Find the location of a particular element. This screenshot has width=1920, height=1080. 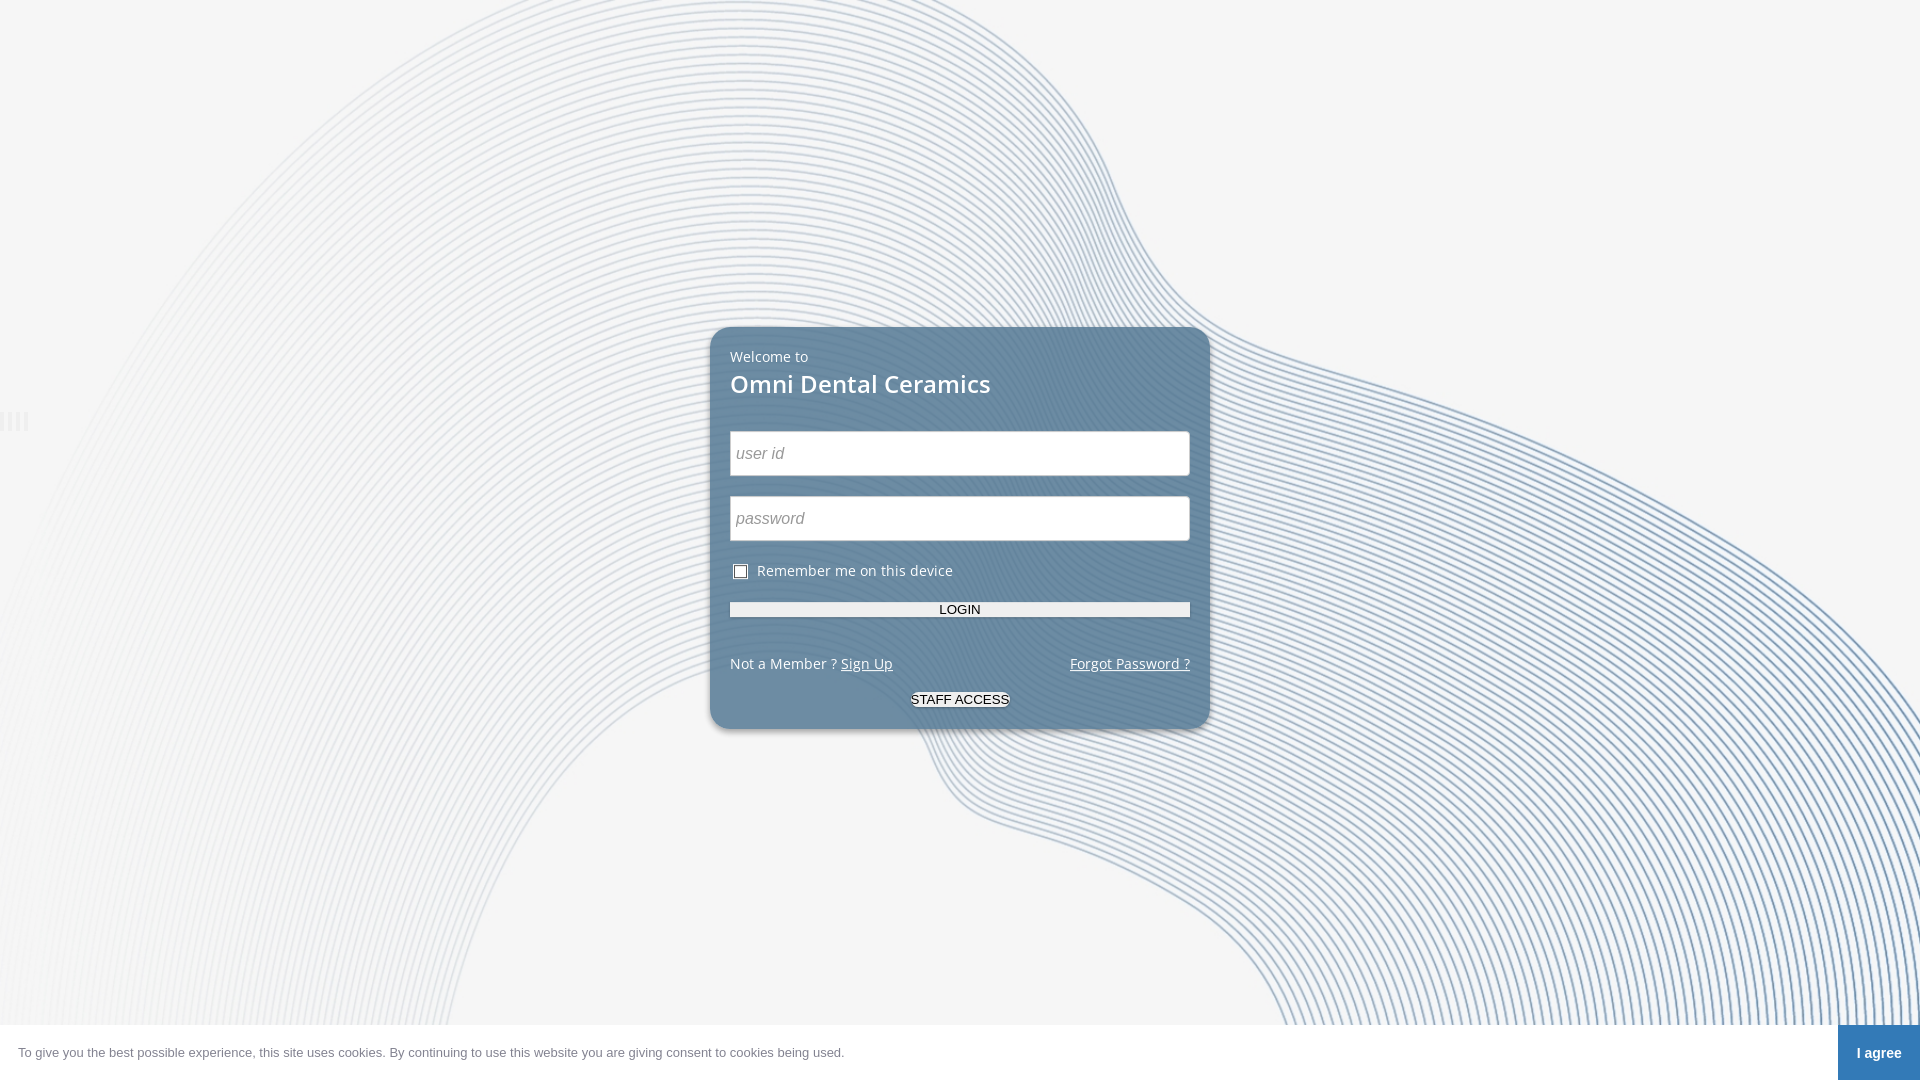

'staff access' is located at coordinates (958, 698).